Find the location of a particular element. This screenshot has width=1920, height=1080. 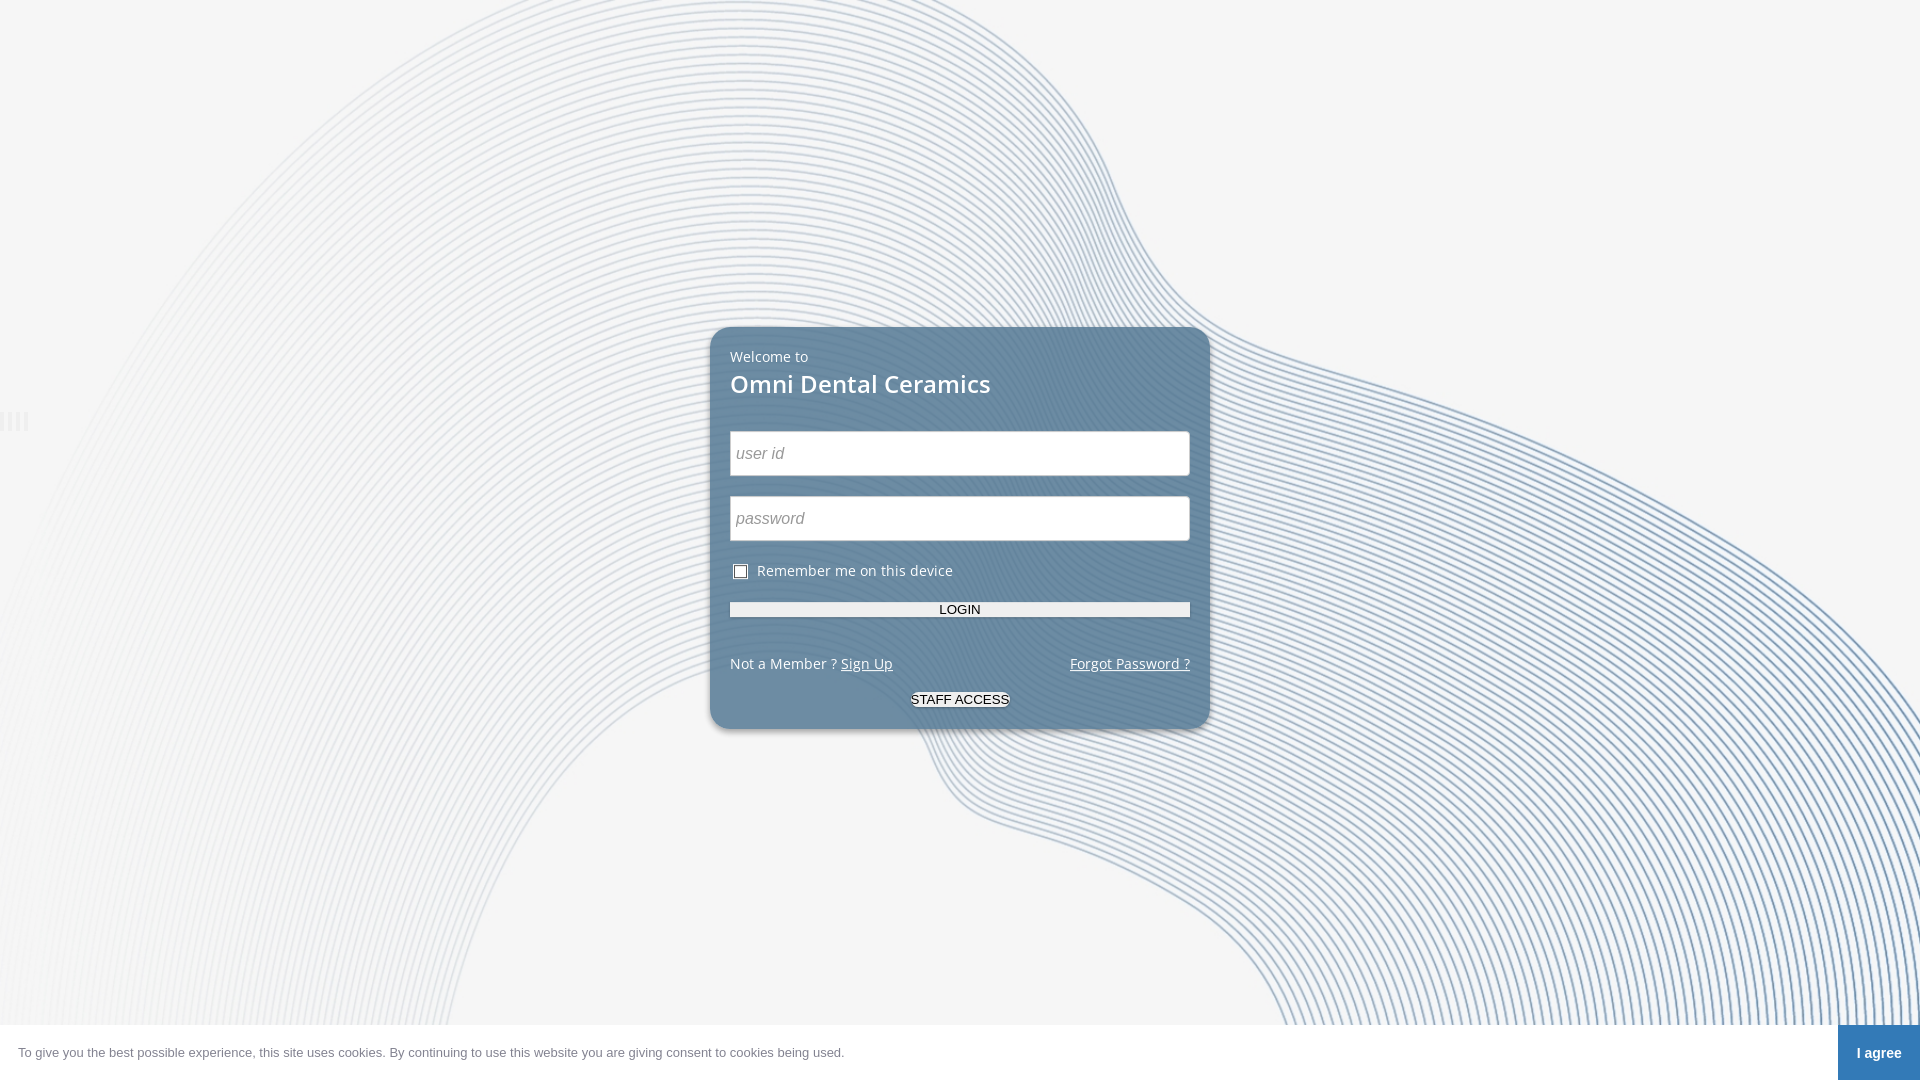

'staff access' is located at coordinates (958, 698).